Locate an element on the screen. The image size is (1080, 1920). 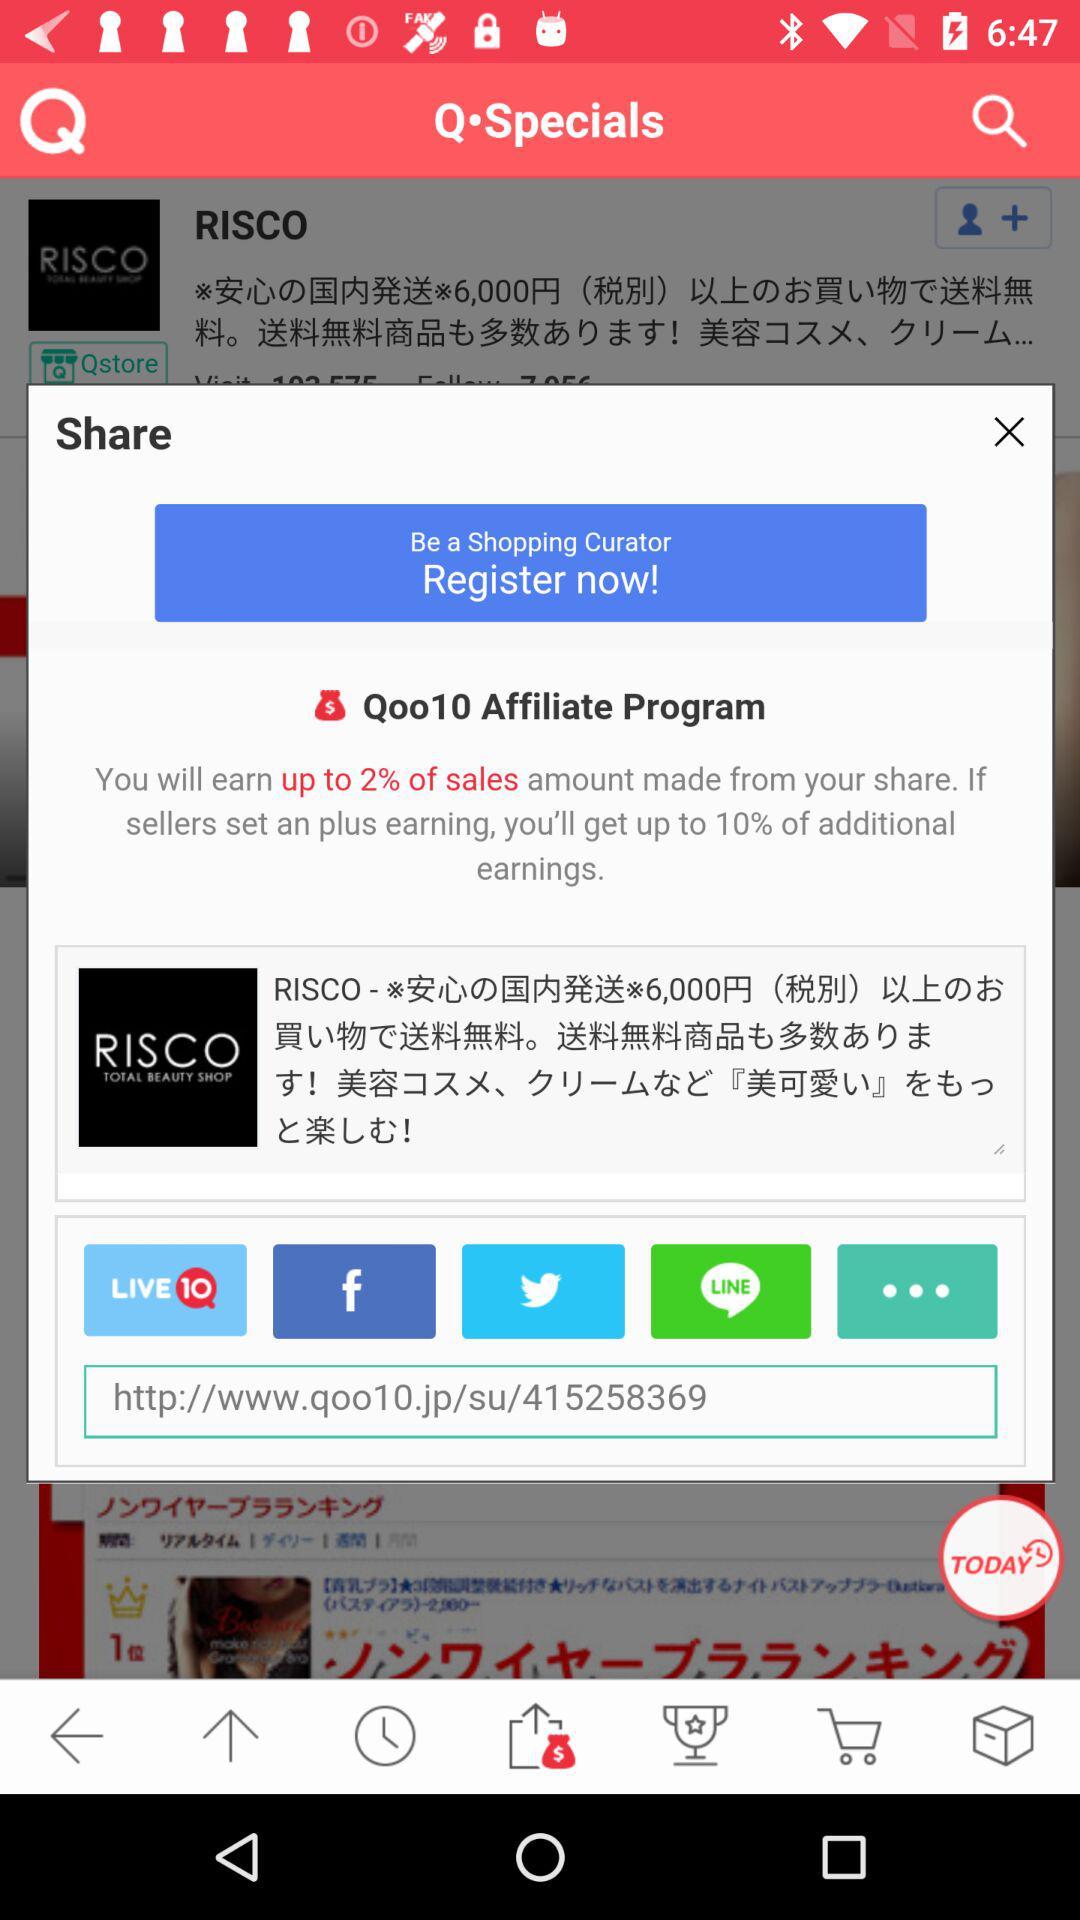
the arrow_upward icon is located at coordinates (229, 1734).